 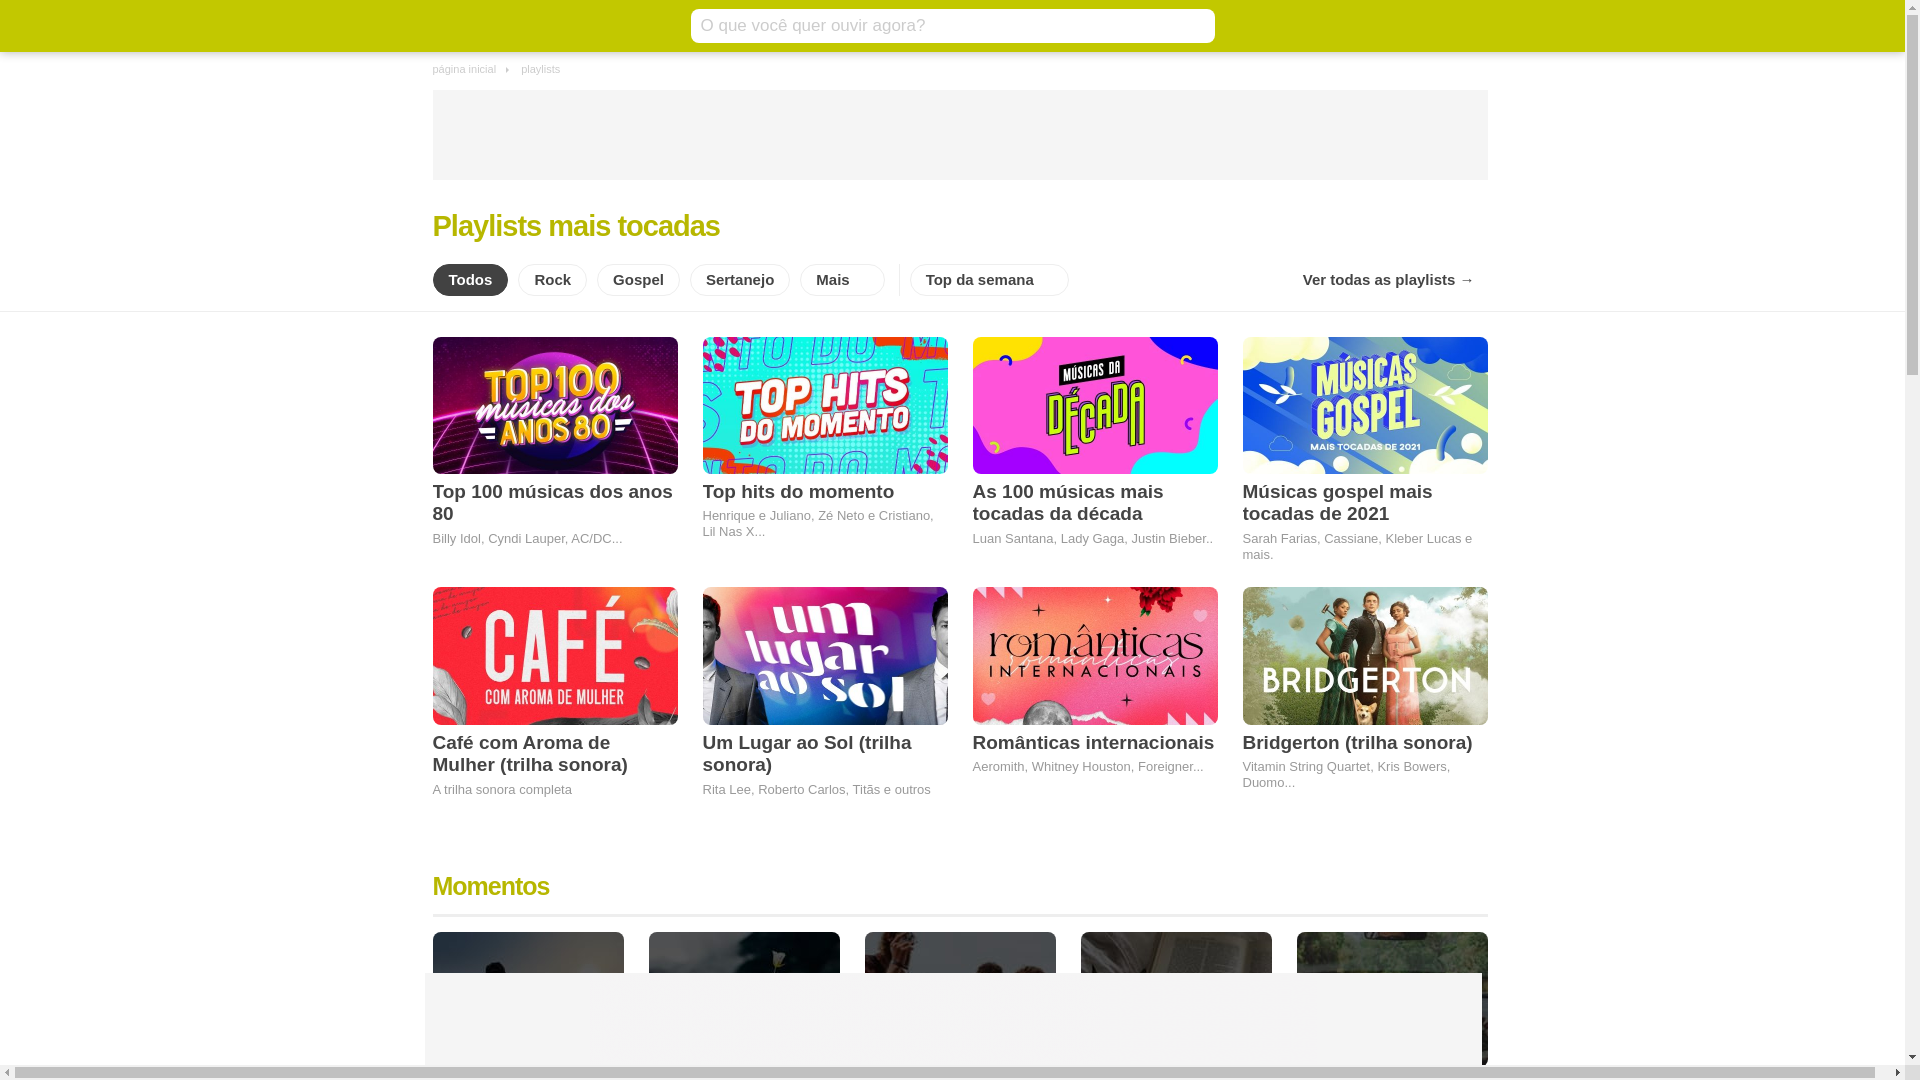 I want to click on 'Sertanejo', so click(x=738, y=280).